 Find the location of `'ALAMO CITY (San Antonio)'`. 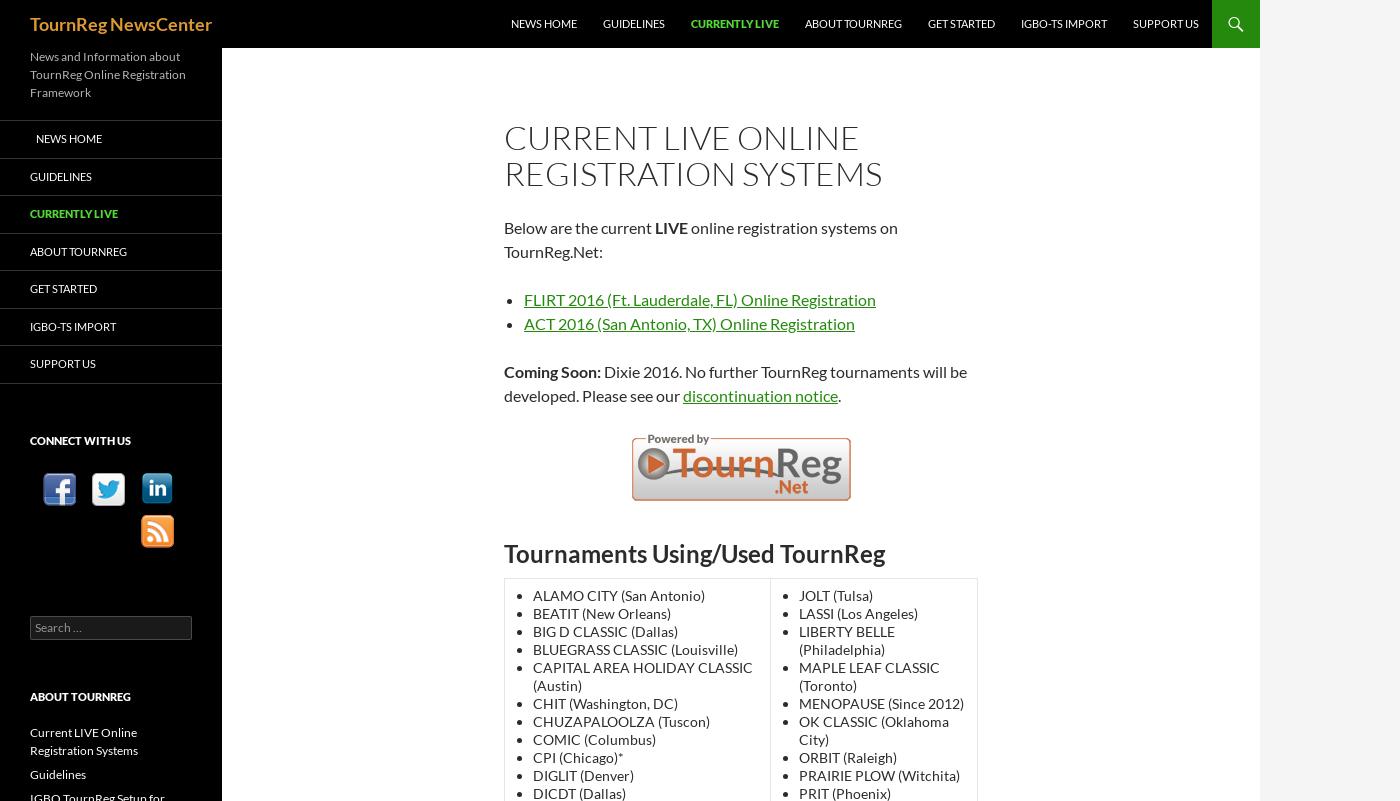

'ALAMO CITY (San Antonio)' is located at coordinates (618, 595).